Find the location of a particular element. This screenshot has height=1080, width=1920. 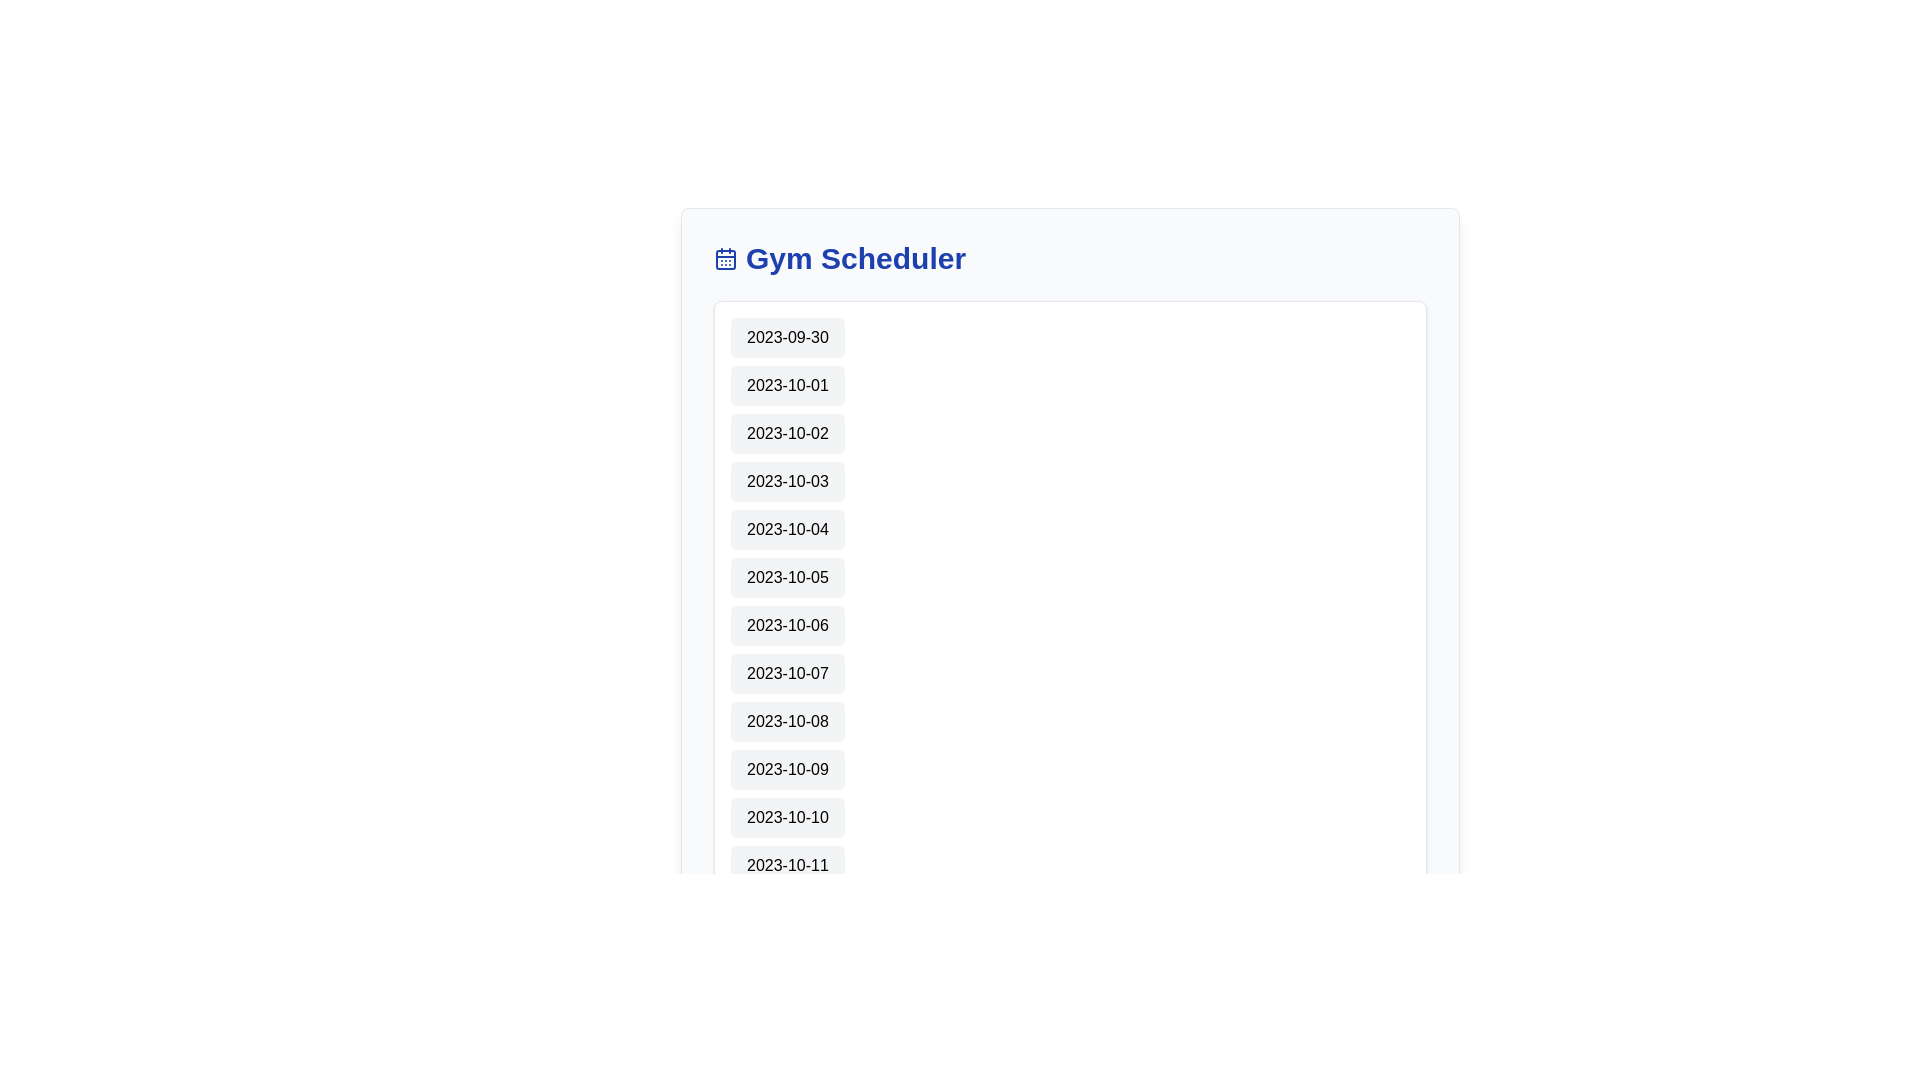

the button displaying '2023-10-05' in the Gym Scheduler is located at coordinates (786, 578).